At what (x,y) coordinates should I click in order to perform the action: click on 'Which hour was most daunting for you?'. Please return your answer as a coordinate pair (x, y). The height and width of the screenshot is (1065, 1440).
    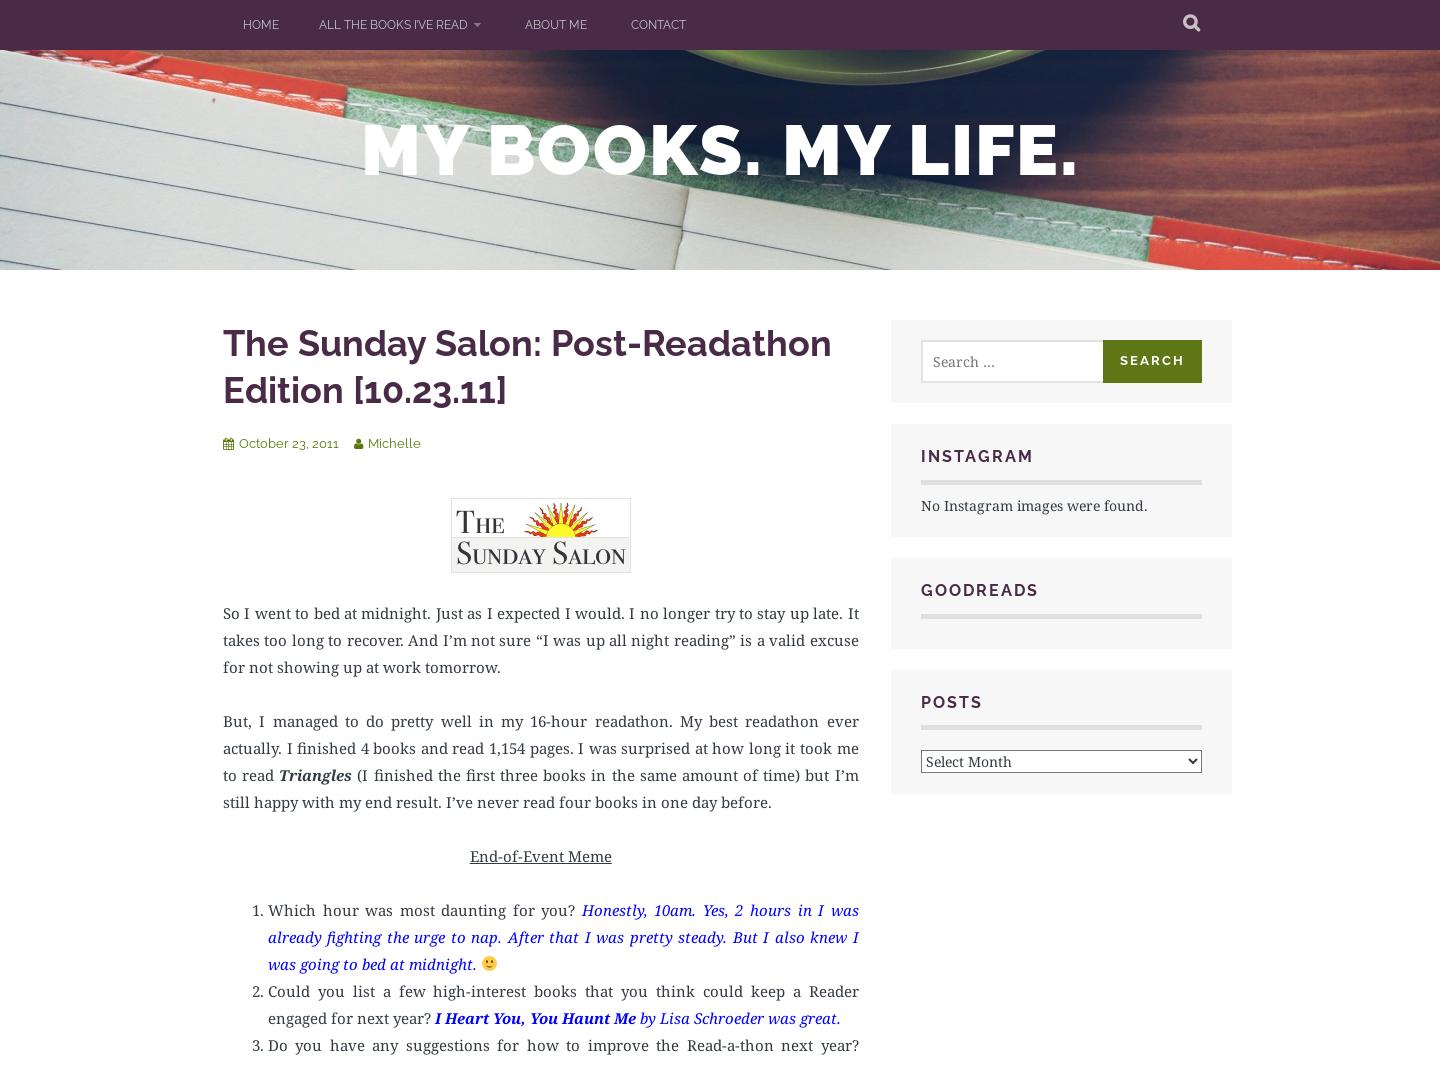
    Looking at the image, I should click on (424, 908).